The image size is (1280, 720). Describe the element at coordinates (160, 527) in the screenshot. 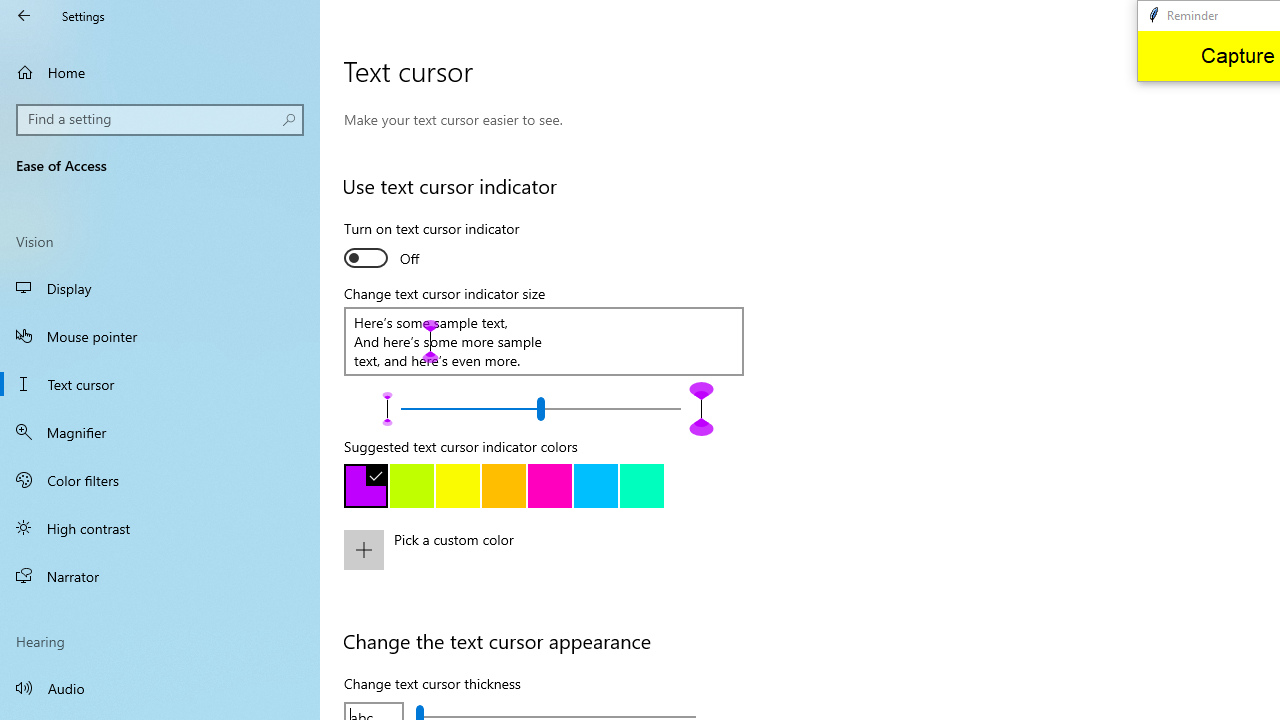

I see `'High contrast'` at that location.